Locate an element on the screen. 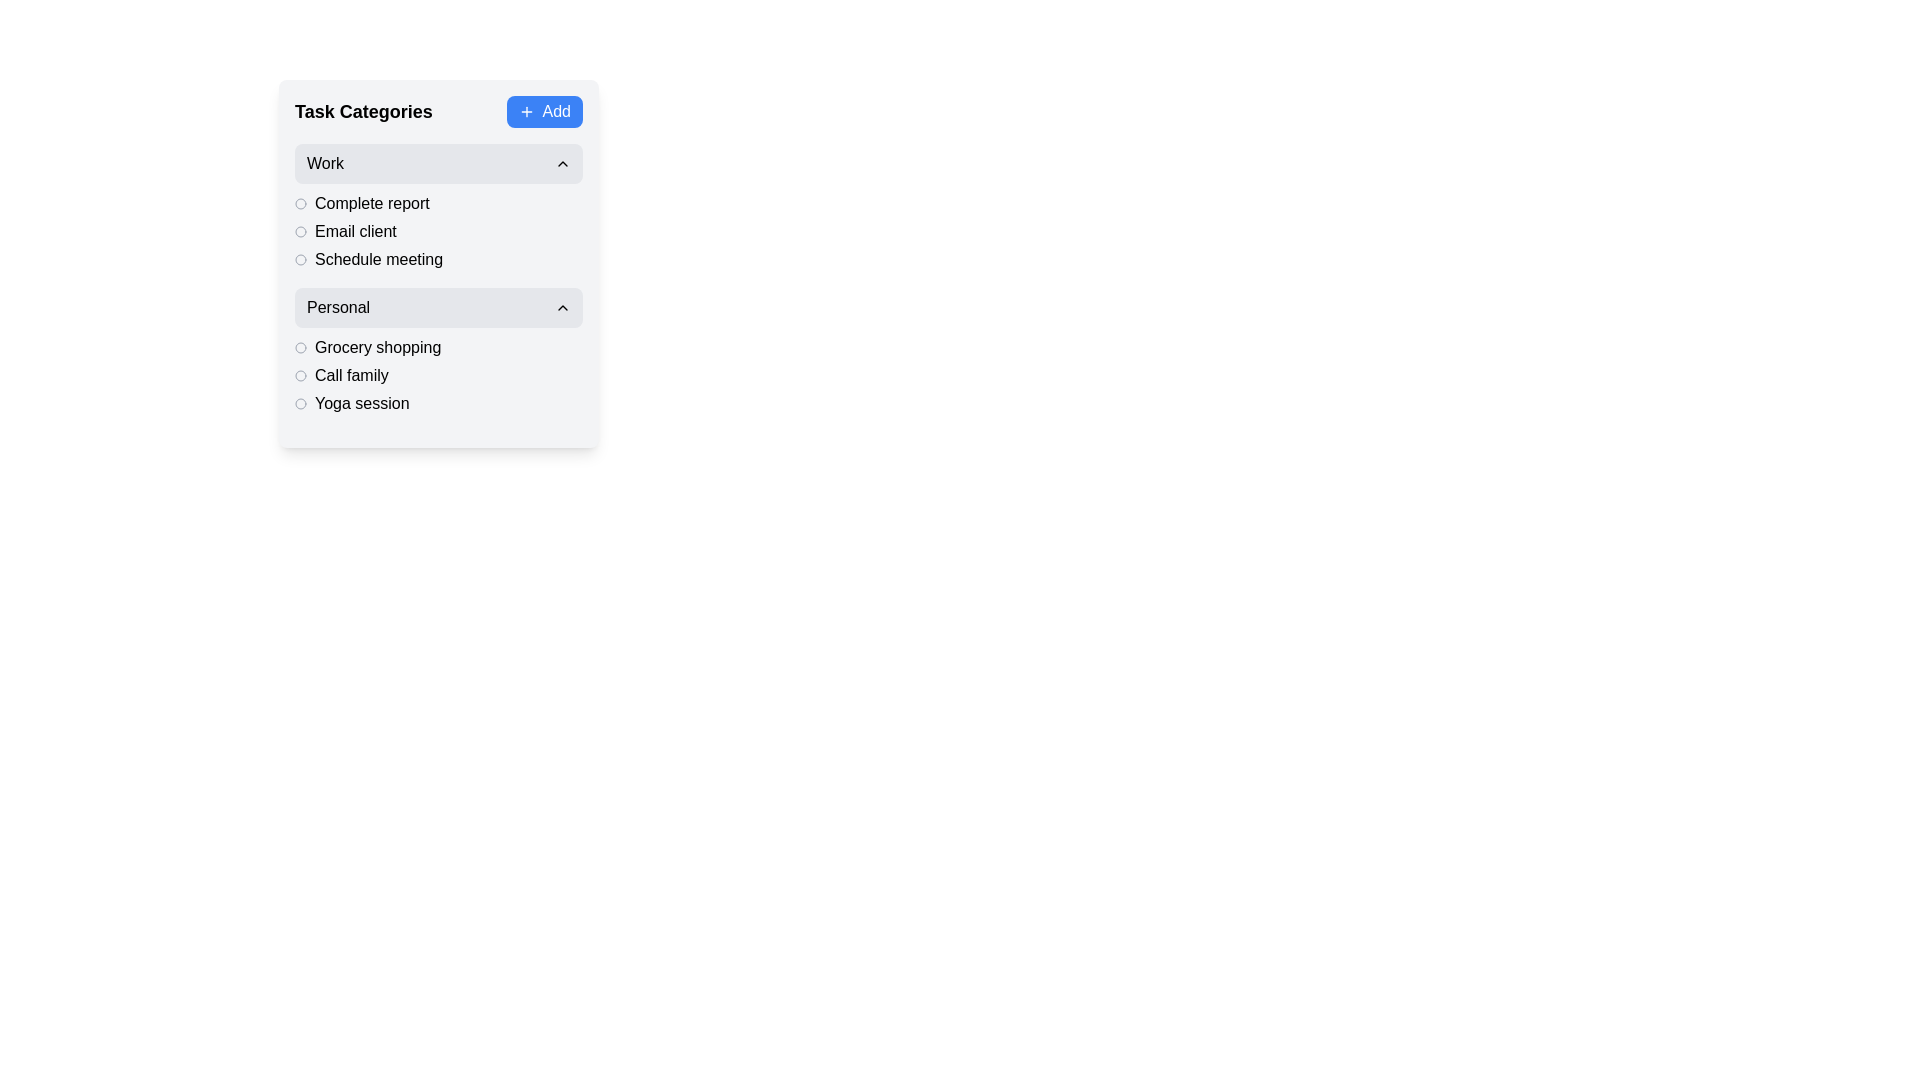 The width and height of the screenshot is (1920, 1080). the circular icon styled with a thin outline, located adjacent to the text 'Yoga session' in the 'Personal' category under the 'Task Categories' interface is located at coordinates (300, 404).